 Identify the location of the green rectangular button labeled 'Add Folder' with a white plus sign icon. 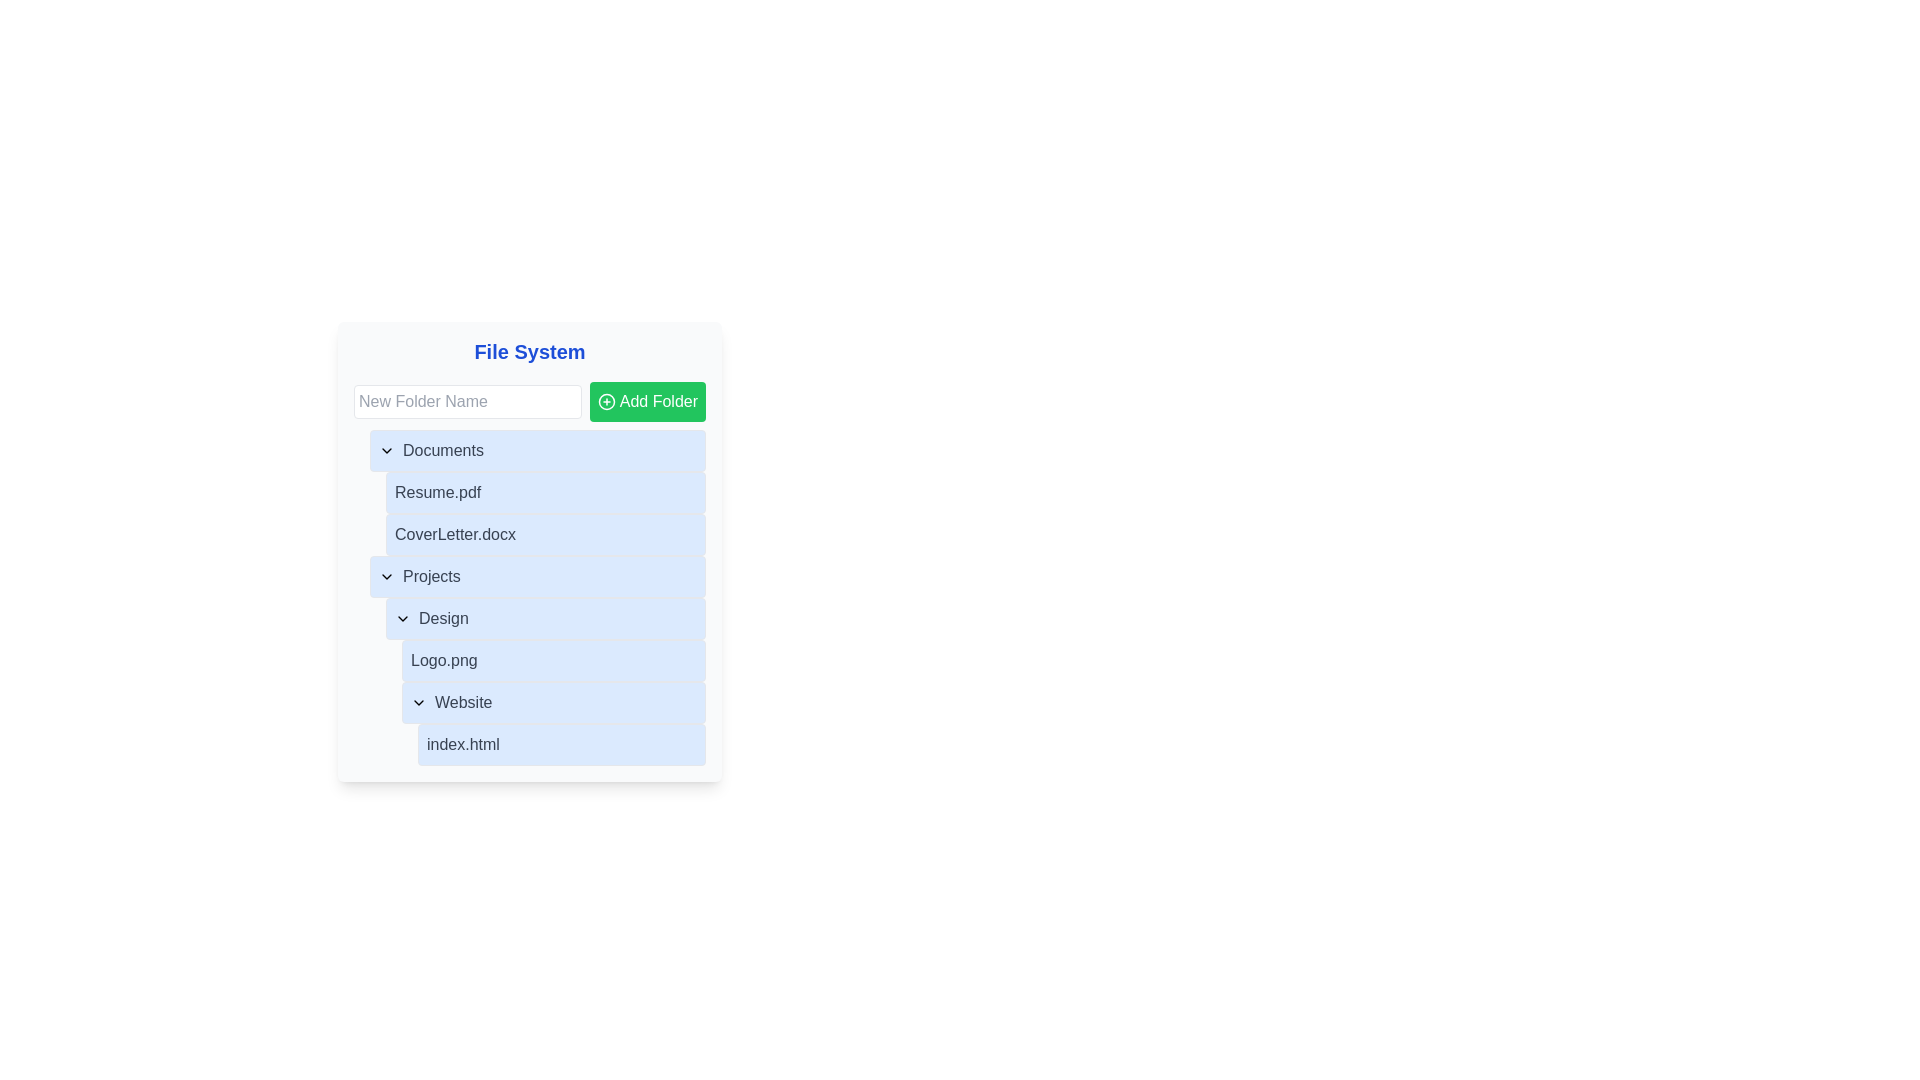
(647, 401).